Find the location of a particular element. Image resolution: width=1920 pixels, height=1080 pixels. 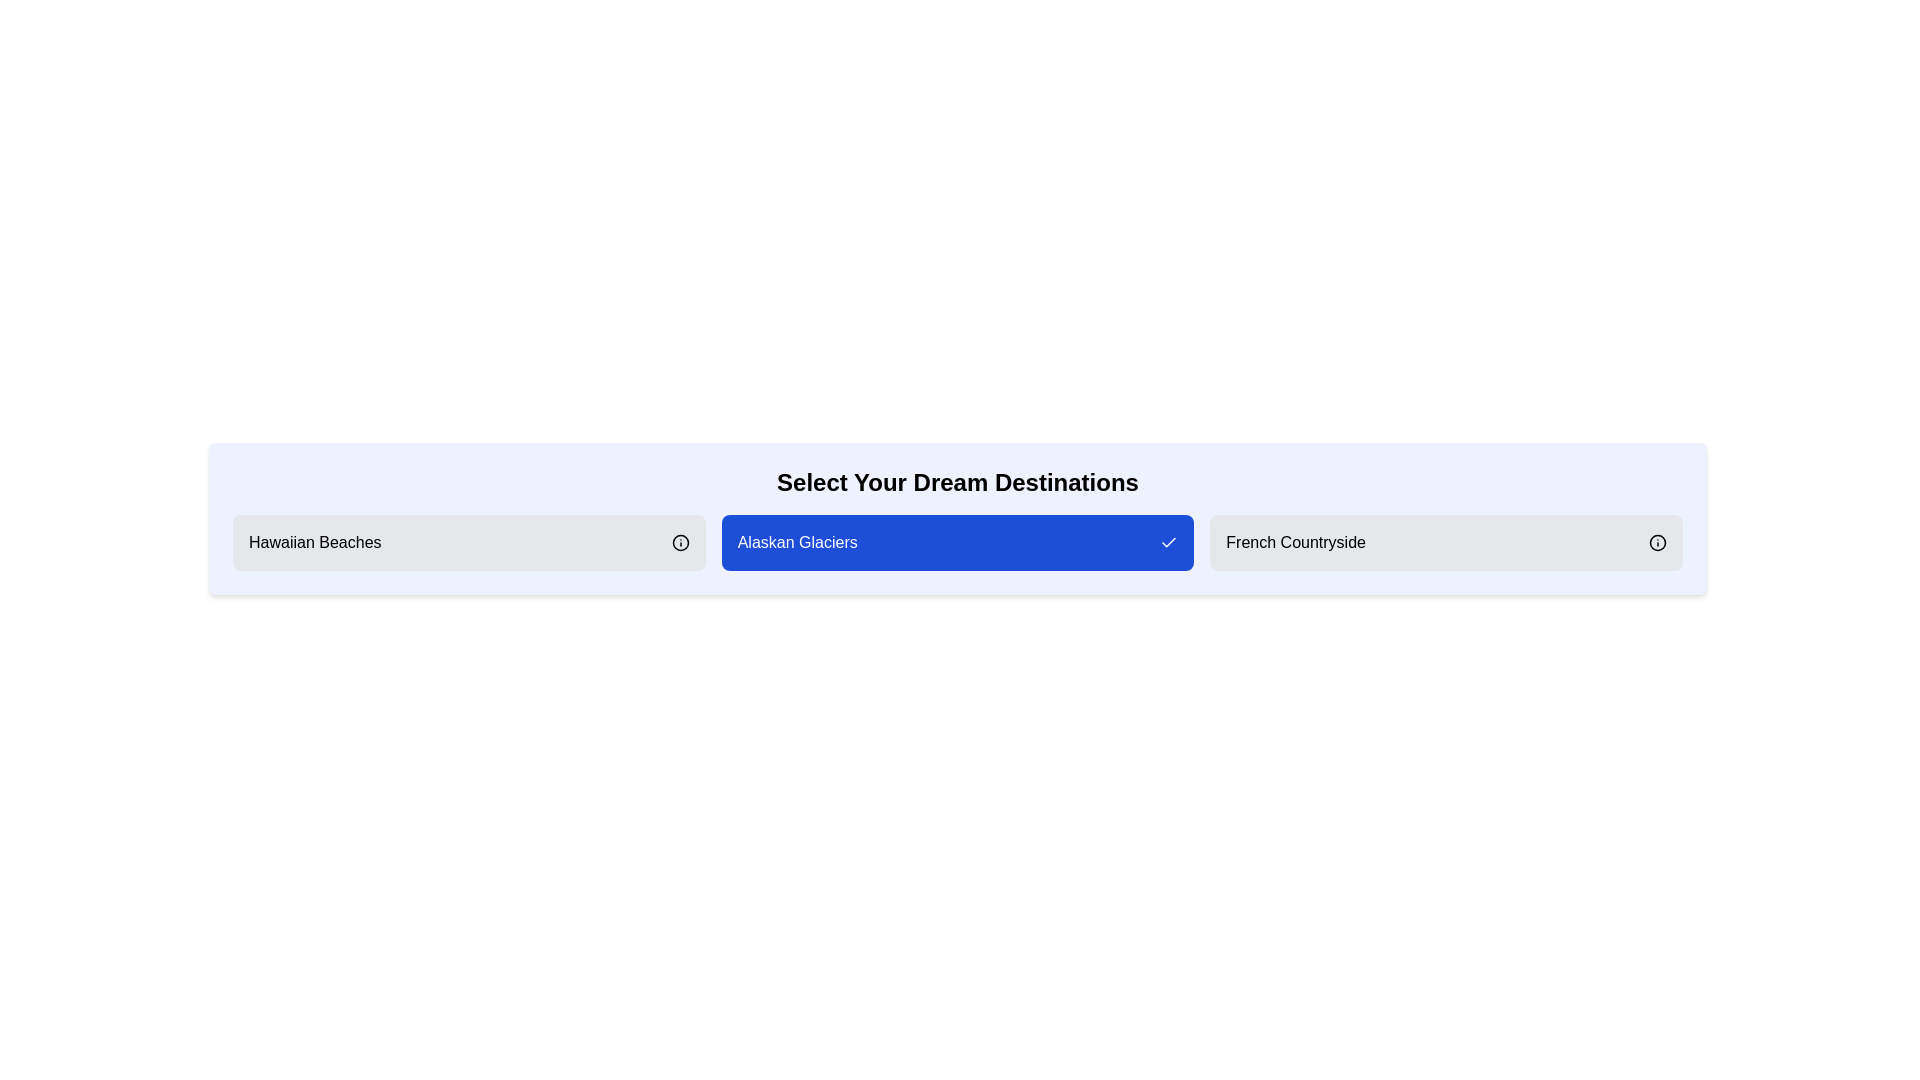

the information icon of the destination labeled French Countryside is located at coordinates (1657, 543).